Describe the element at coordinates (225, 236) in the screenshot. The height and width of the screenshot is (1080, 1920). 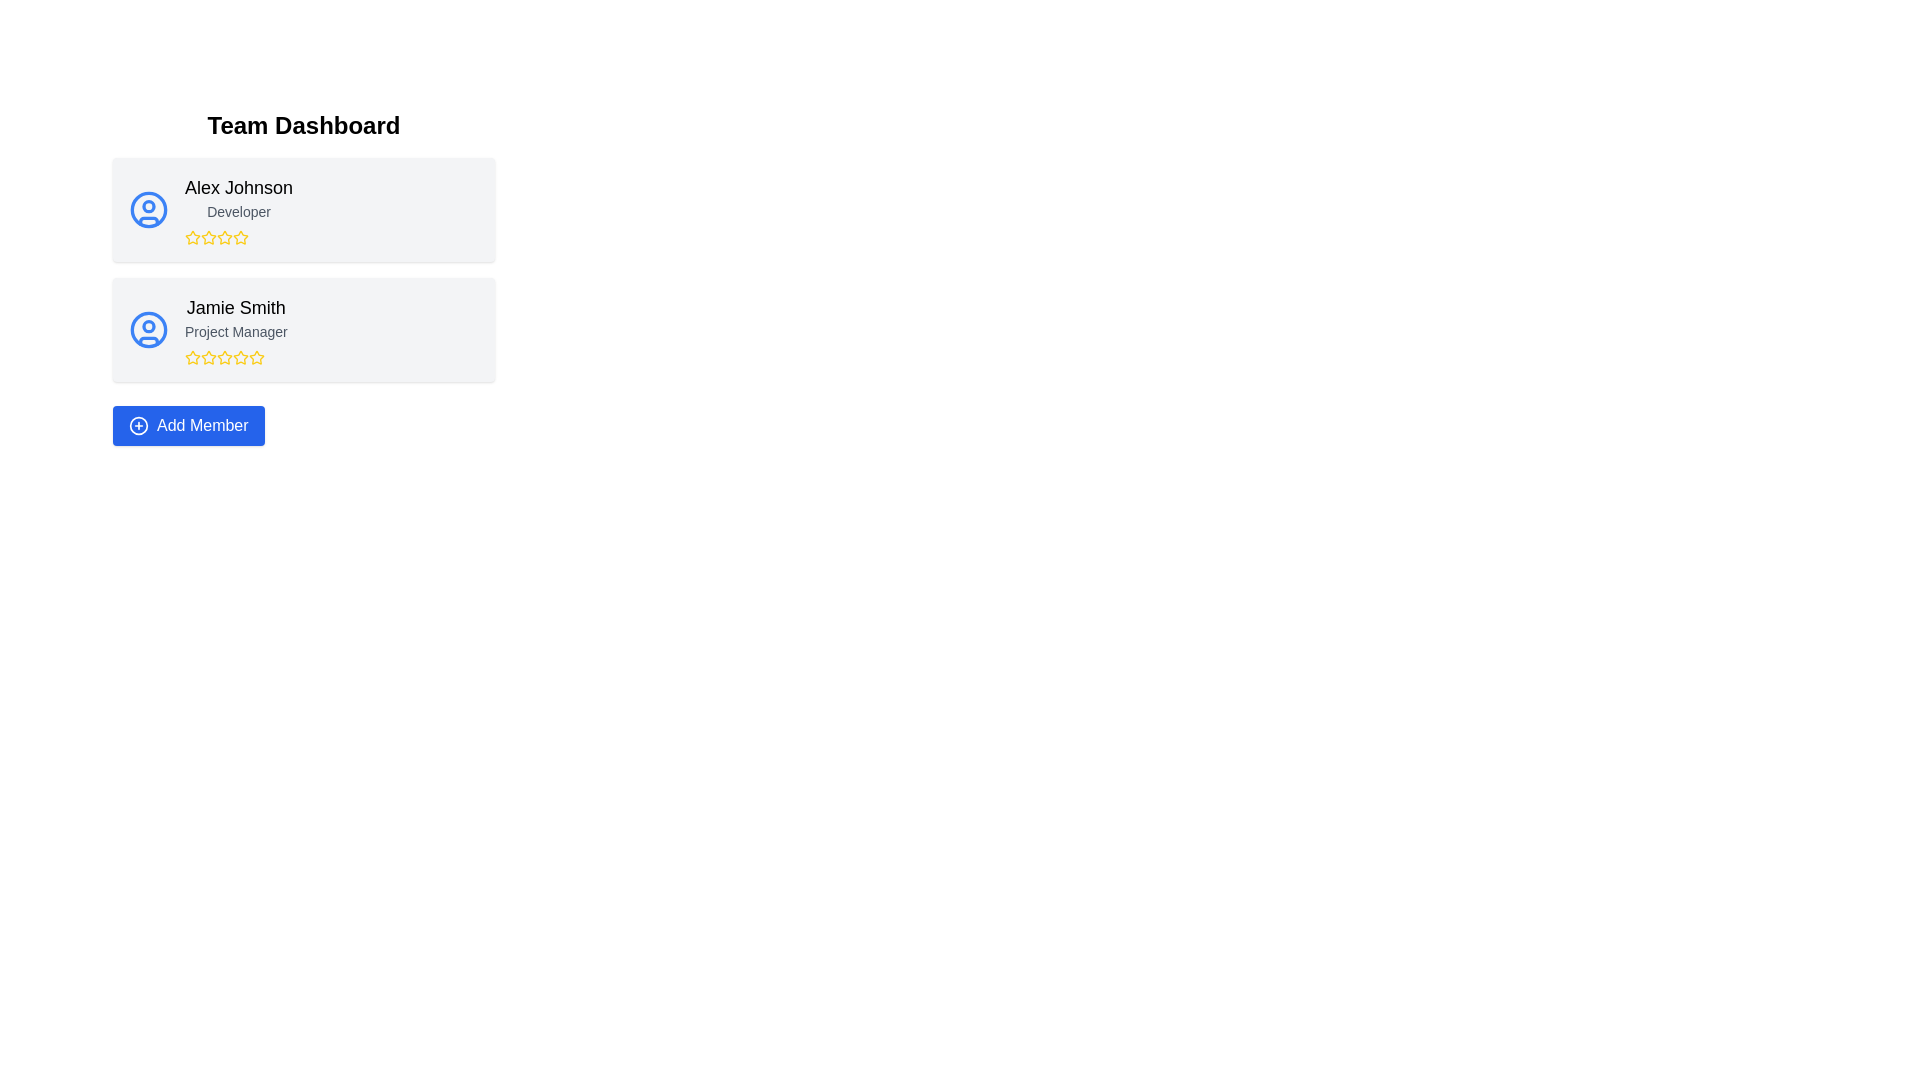
I see `the second star-shaped icon with a yellow fill, part of the rating system located beneath 'Alex Johnson' and 'Developer' in the first card of the user profiles list` at that location.